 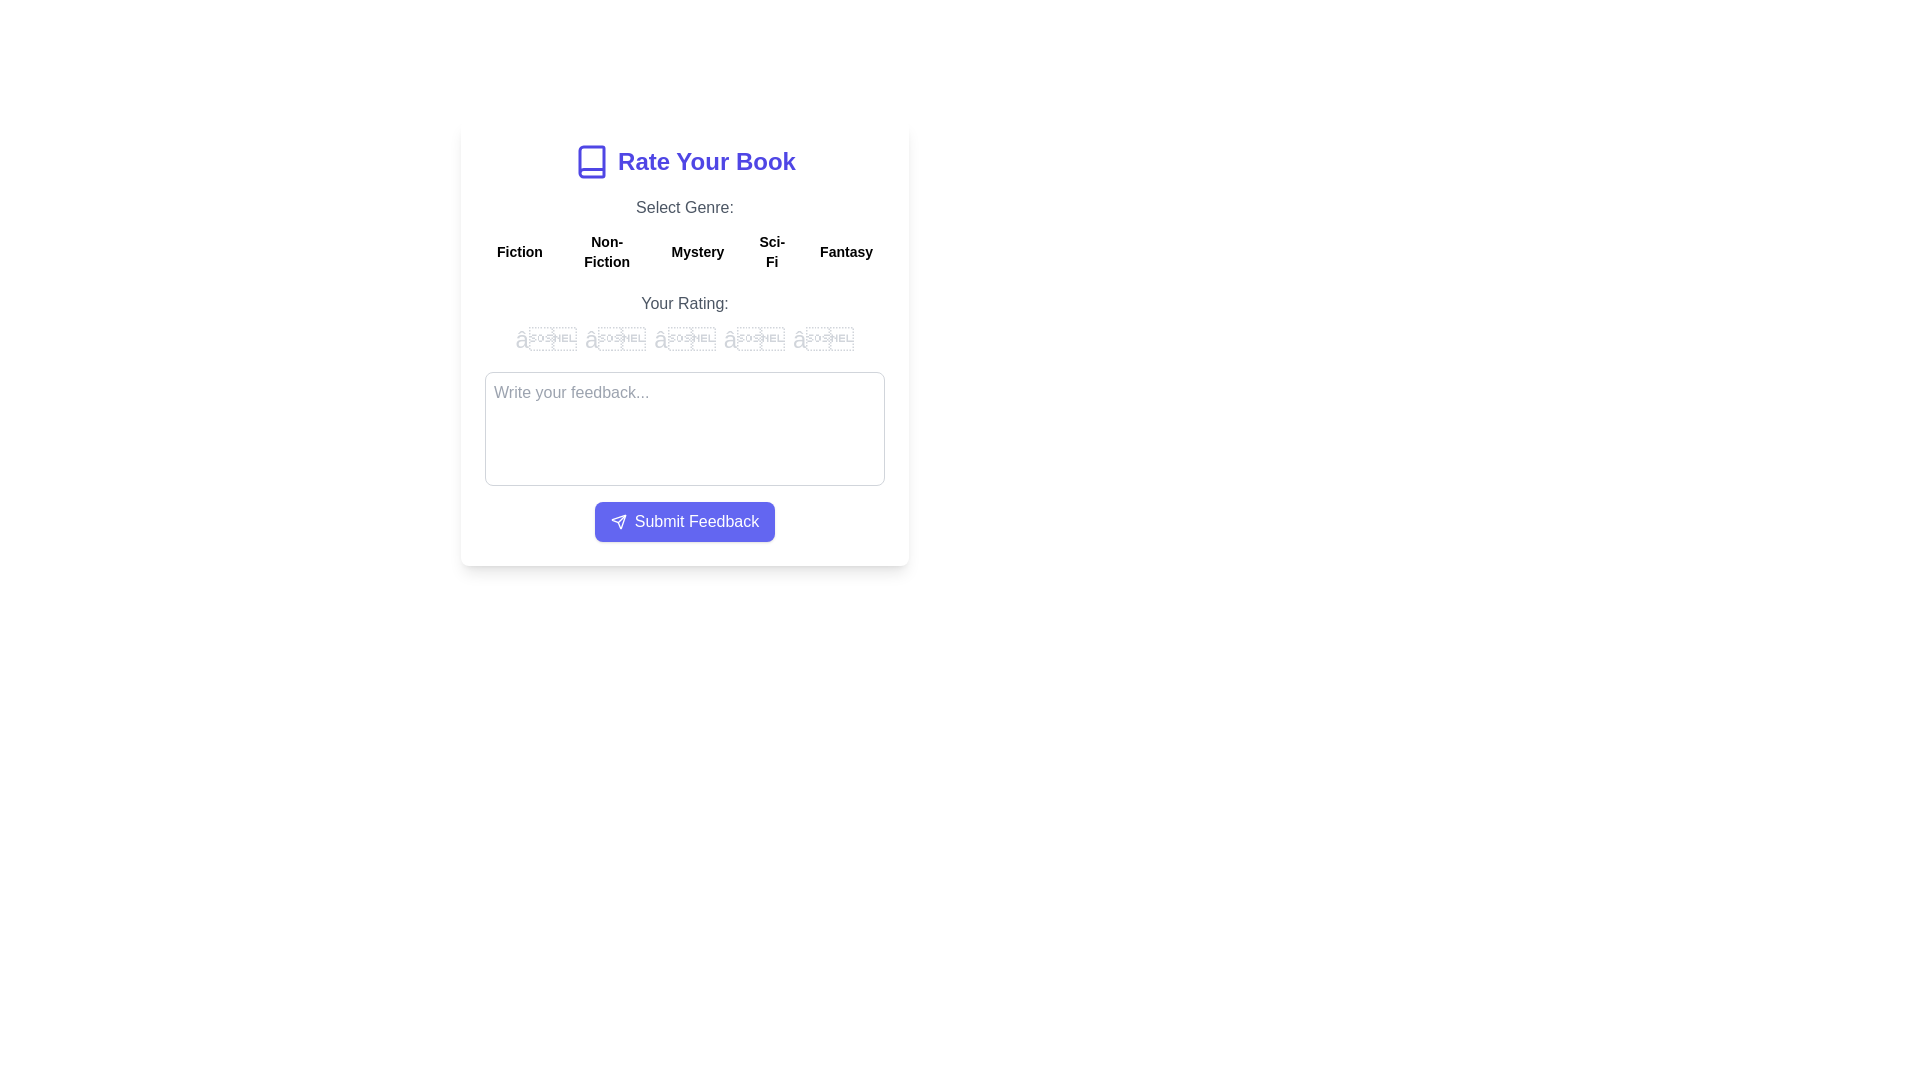 I want to click on the 'Mystery' genre button, which is the third button among five genre options located below the 'Select Genre' label, so click(x=697, y=250).